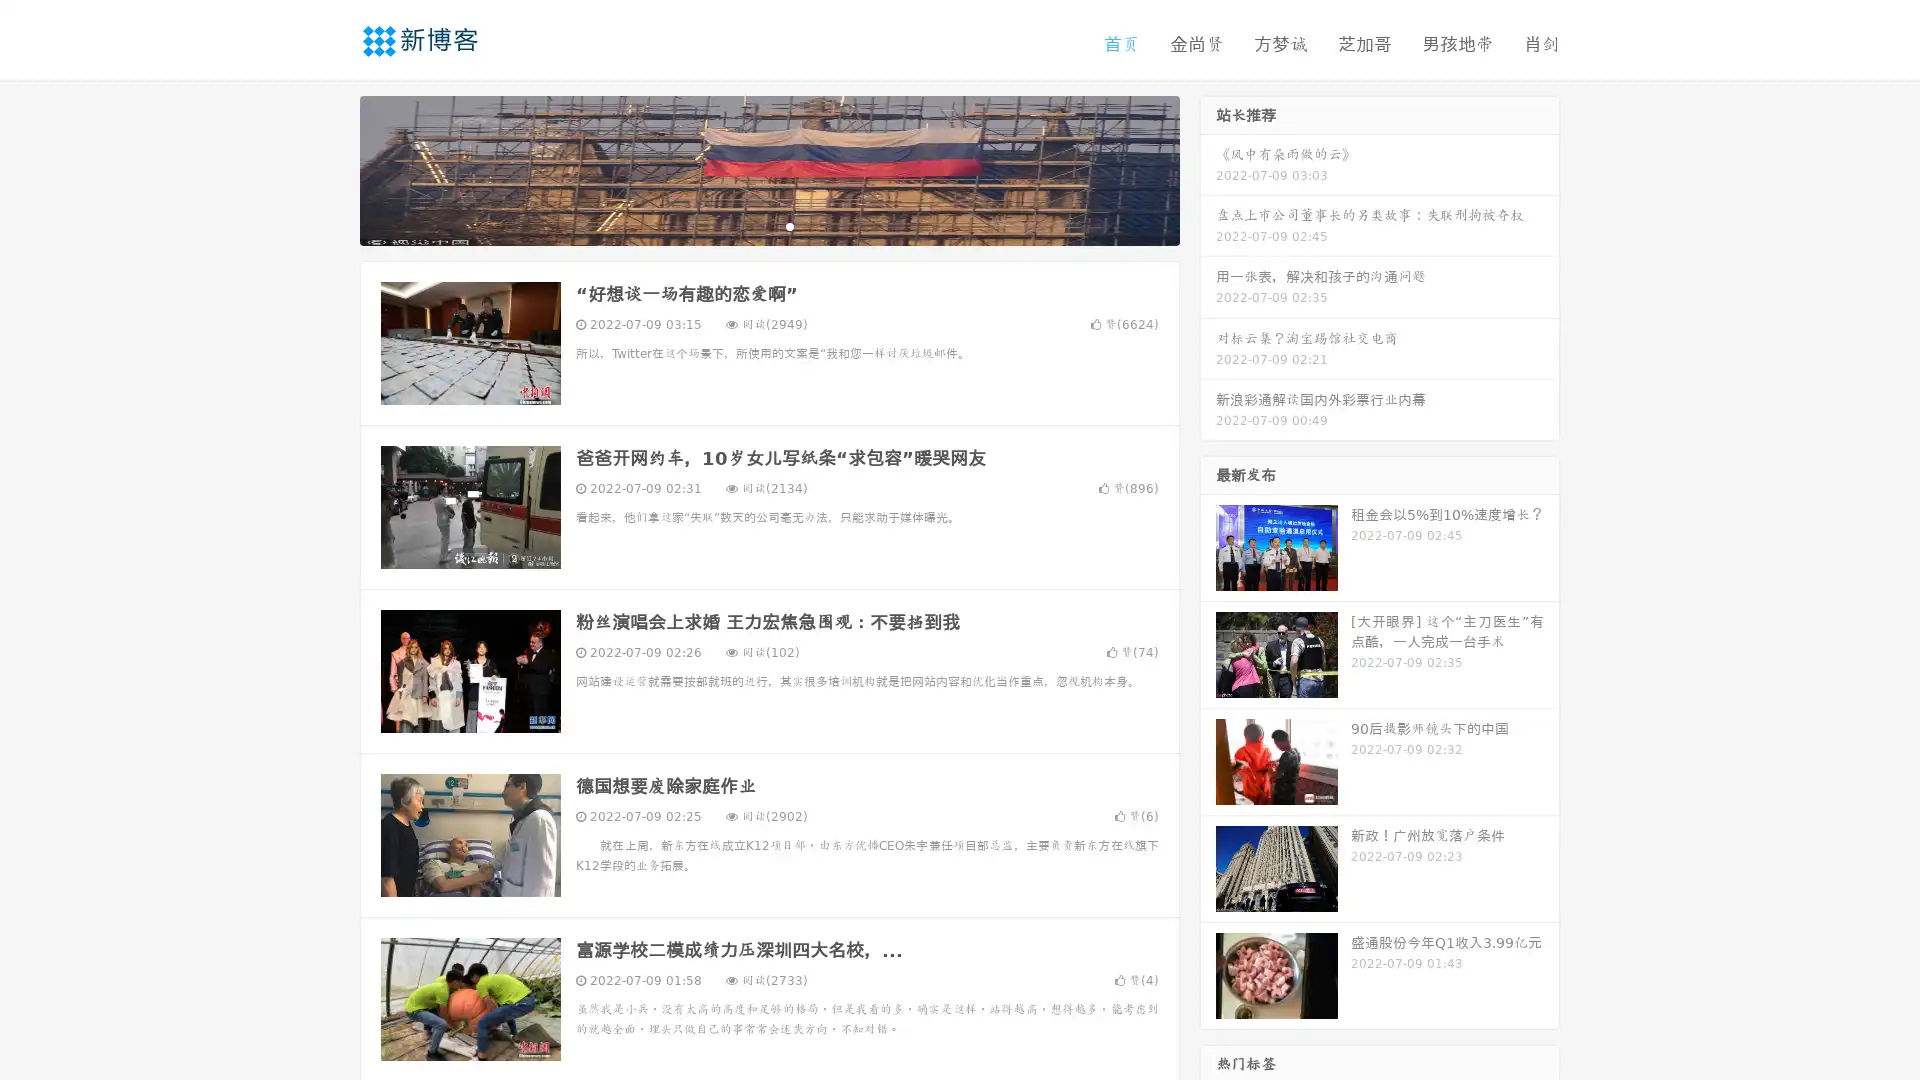 This screenshot has width=1920, height=1080. I want to click on Go to slide 2, so click(768, 225).